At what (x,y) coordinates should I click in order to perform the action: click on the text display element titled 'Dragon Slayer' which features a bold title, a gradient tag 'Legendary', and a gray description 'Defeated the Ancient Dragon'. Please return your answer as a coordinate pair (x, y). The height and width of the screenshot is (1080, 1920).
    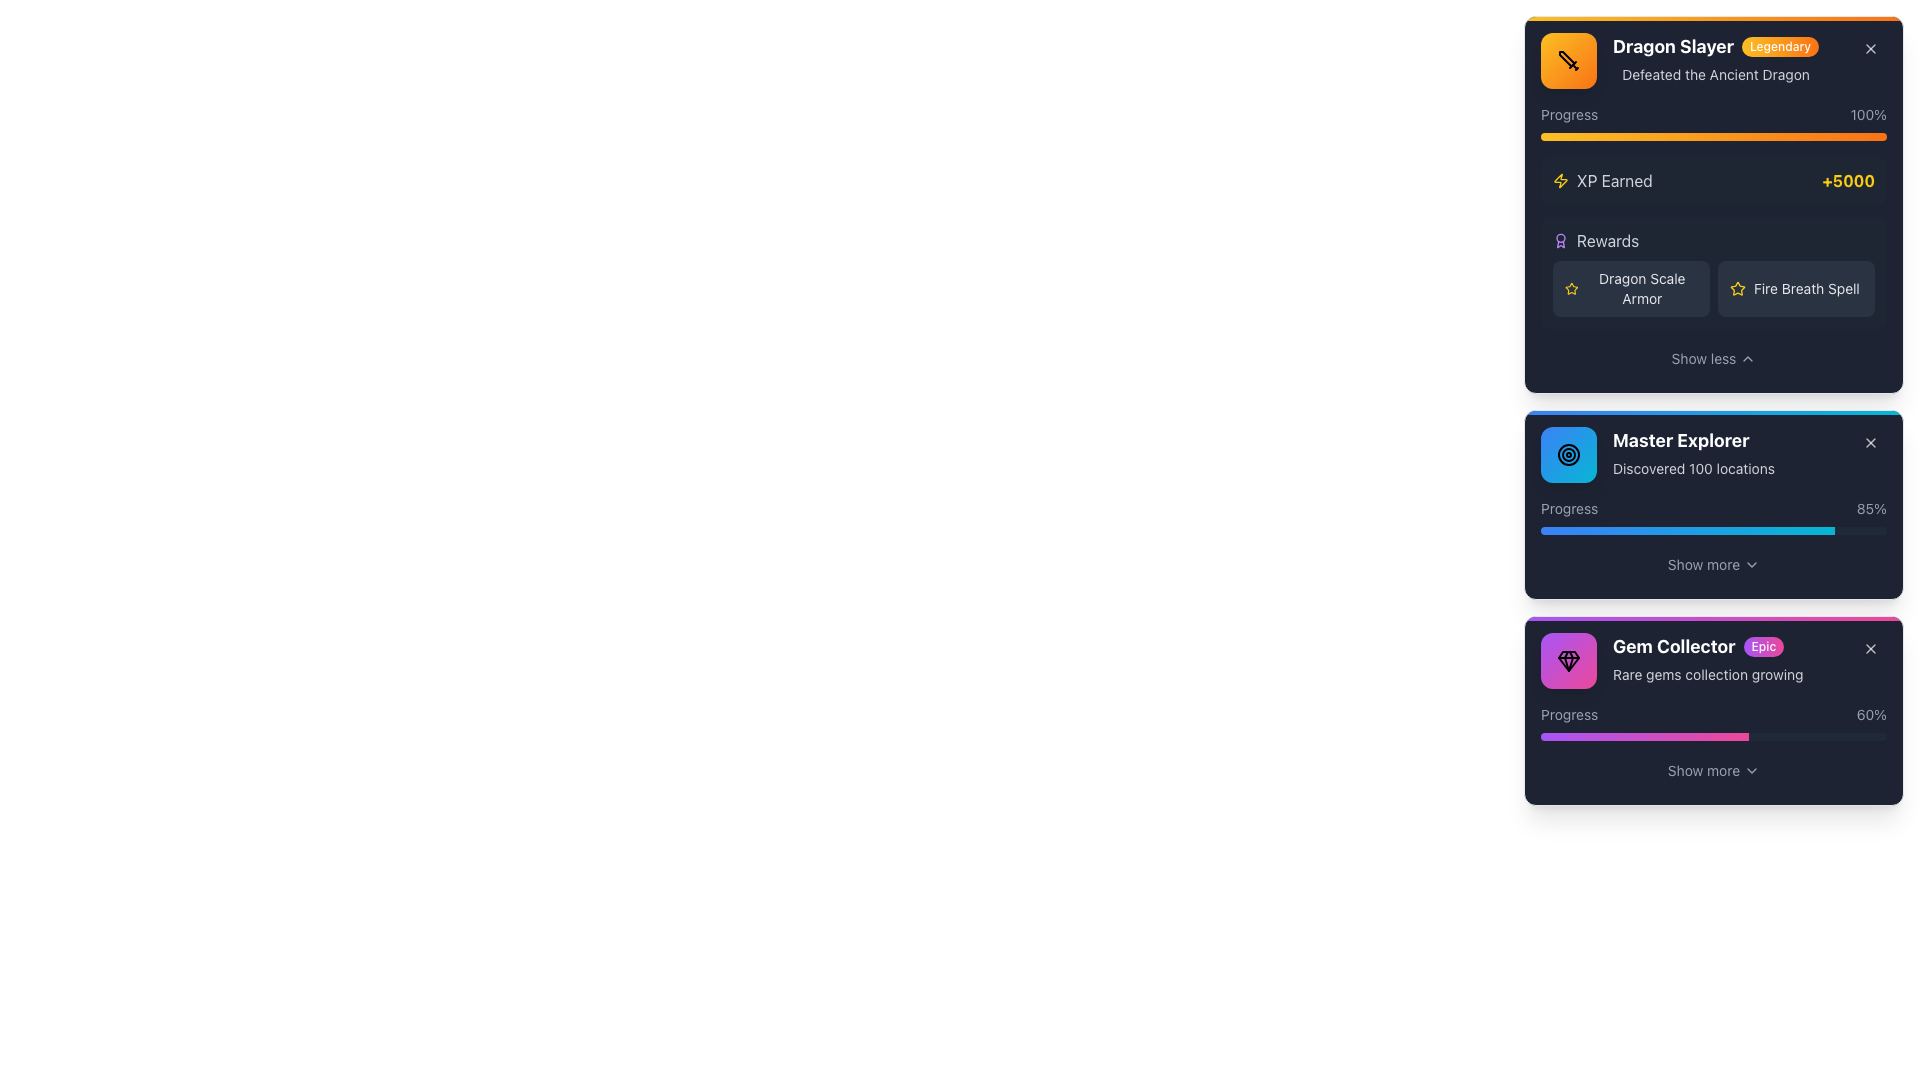
    Looking at the image, I should click on (1715, 60).